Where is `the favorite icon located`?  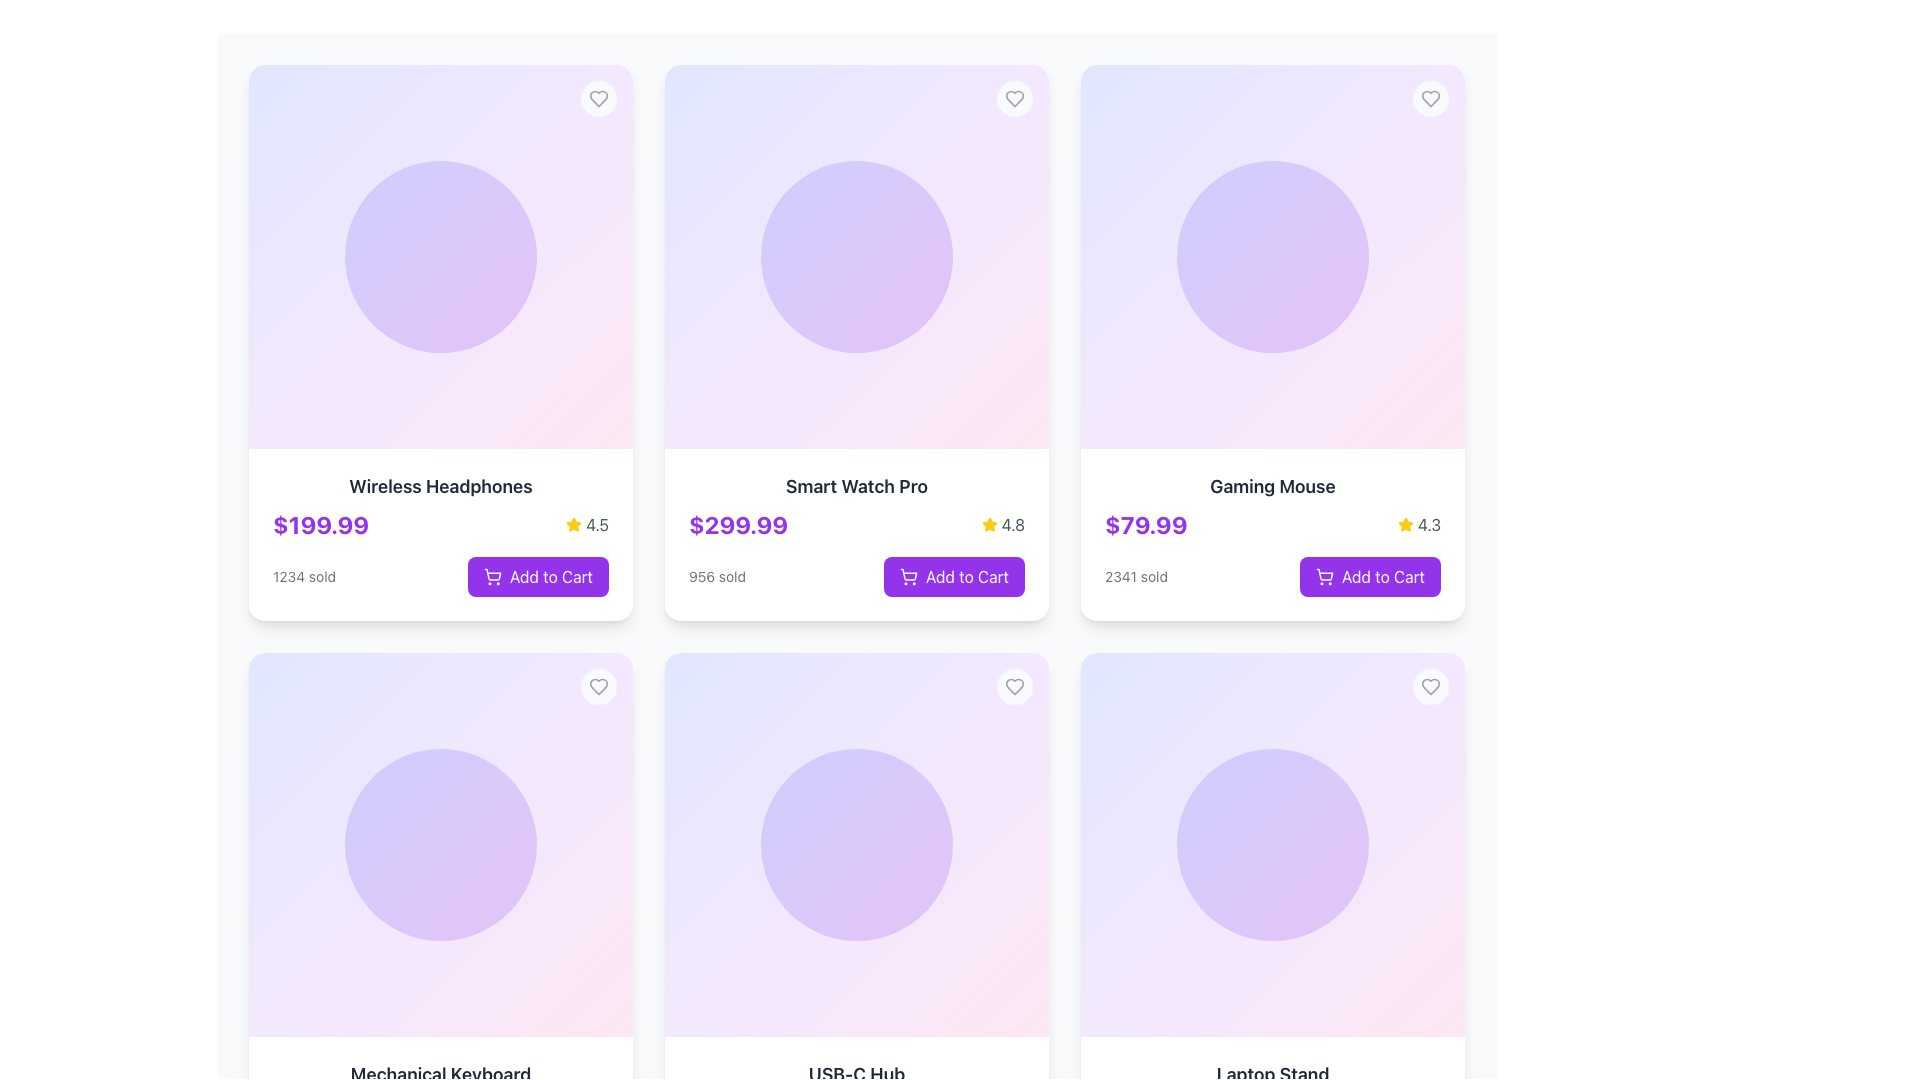 the favorite icon located is located at coordinates (598, 685).